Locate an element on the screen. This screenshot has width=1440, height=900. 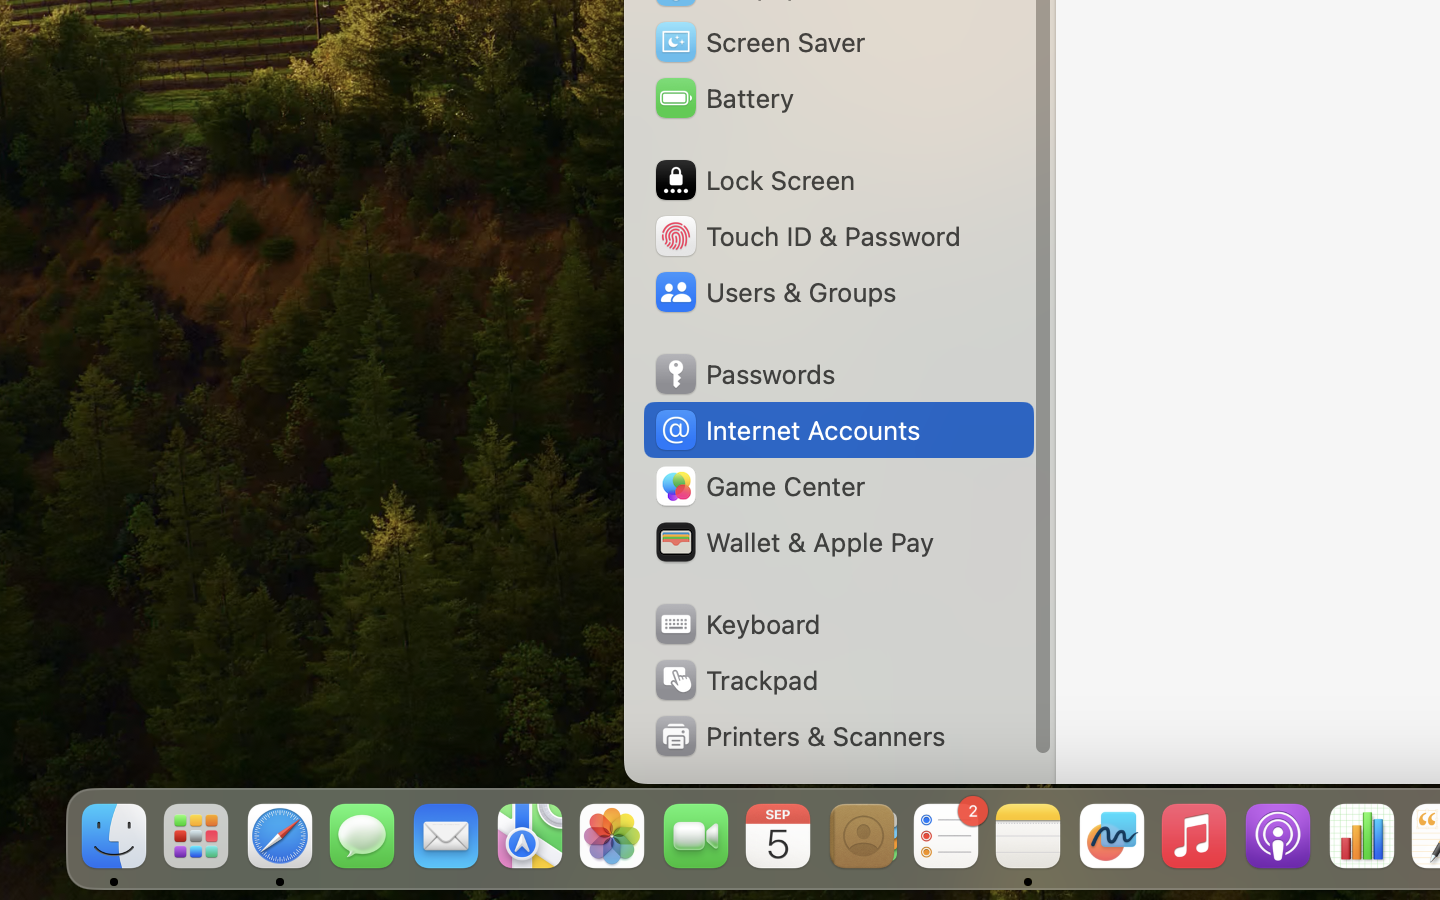
'Passwords' is located at coordinates (743, 374).